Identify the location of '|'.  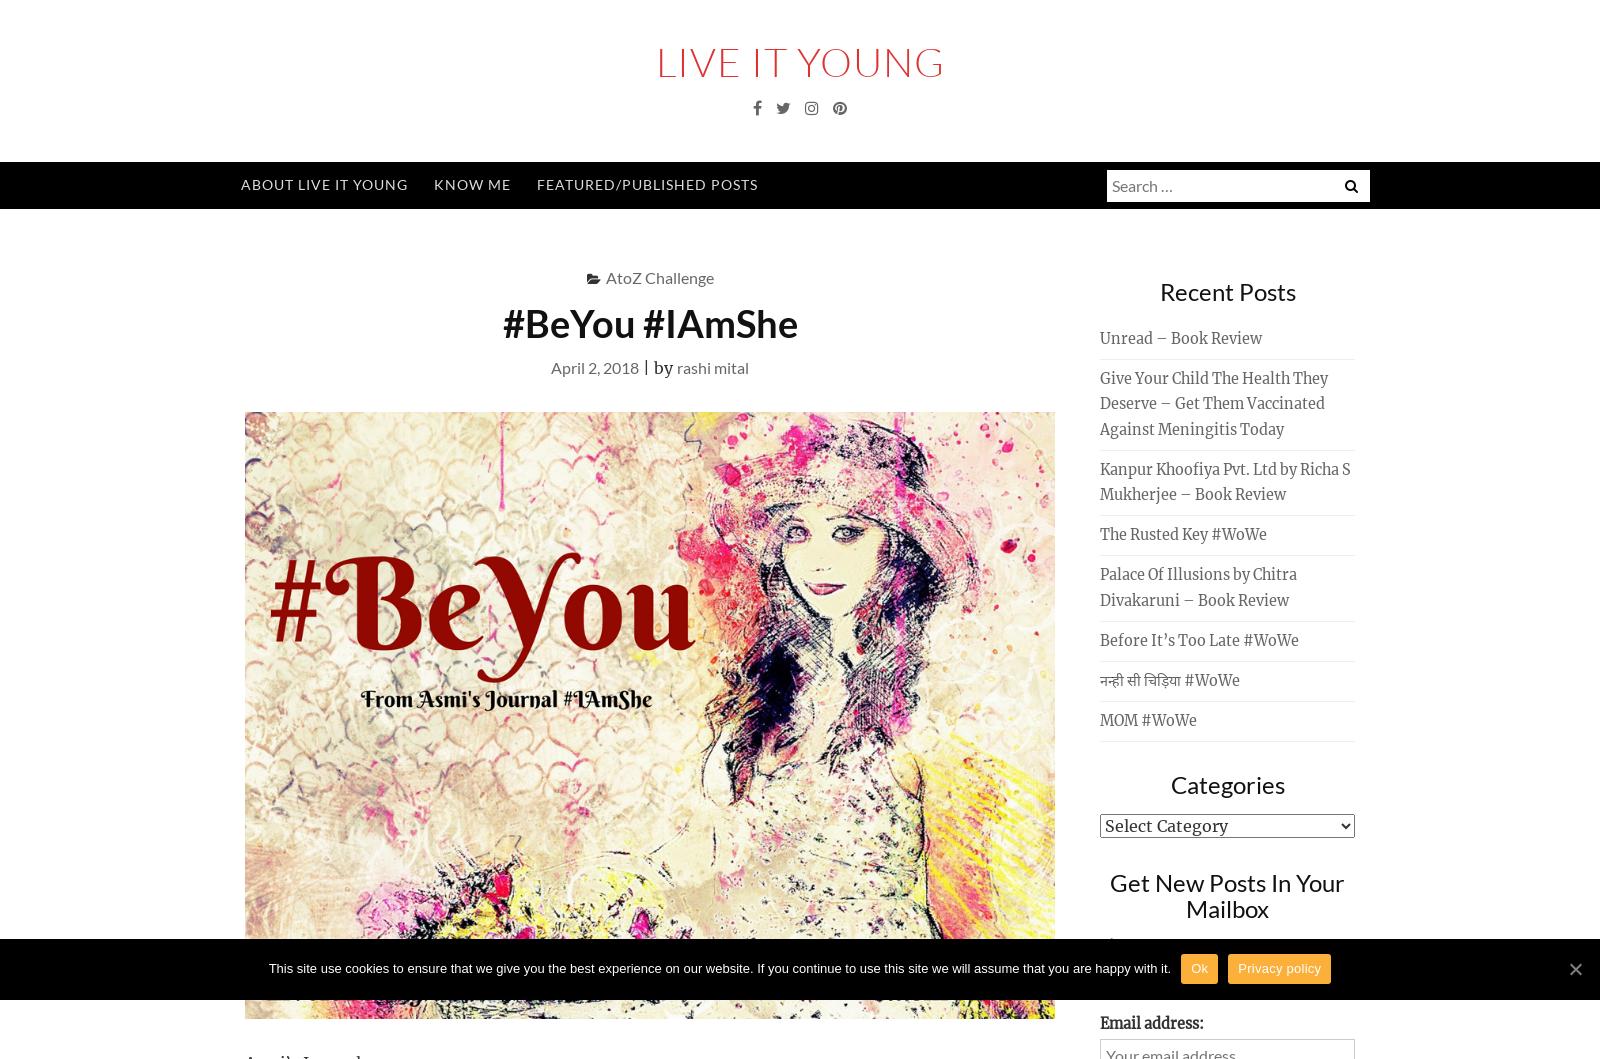
(646, 366).